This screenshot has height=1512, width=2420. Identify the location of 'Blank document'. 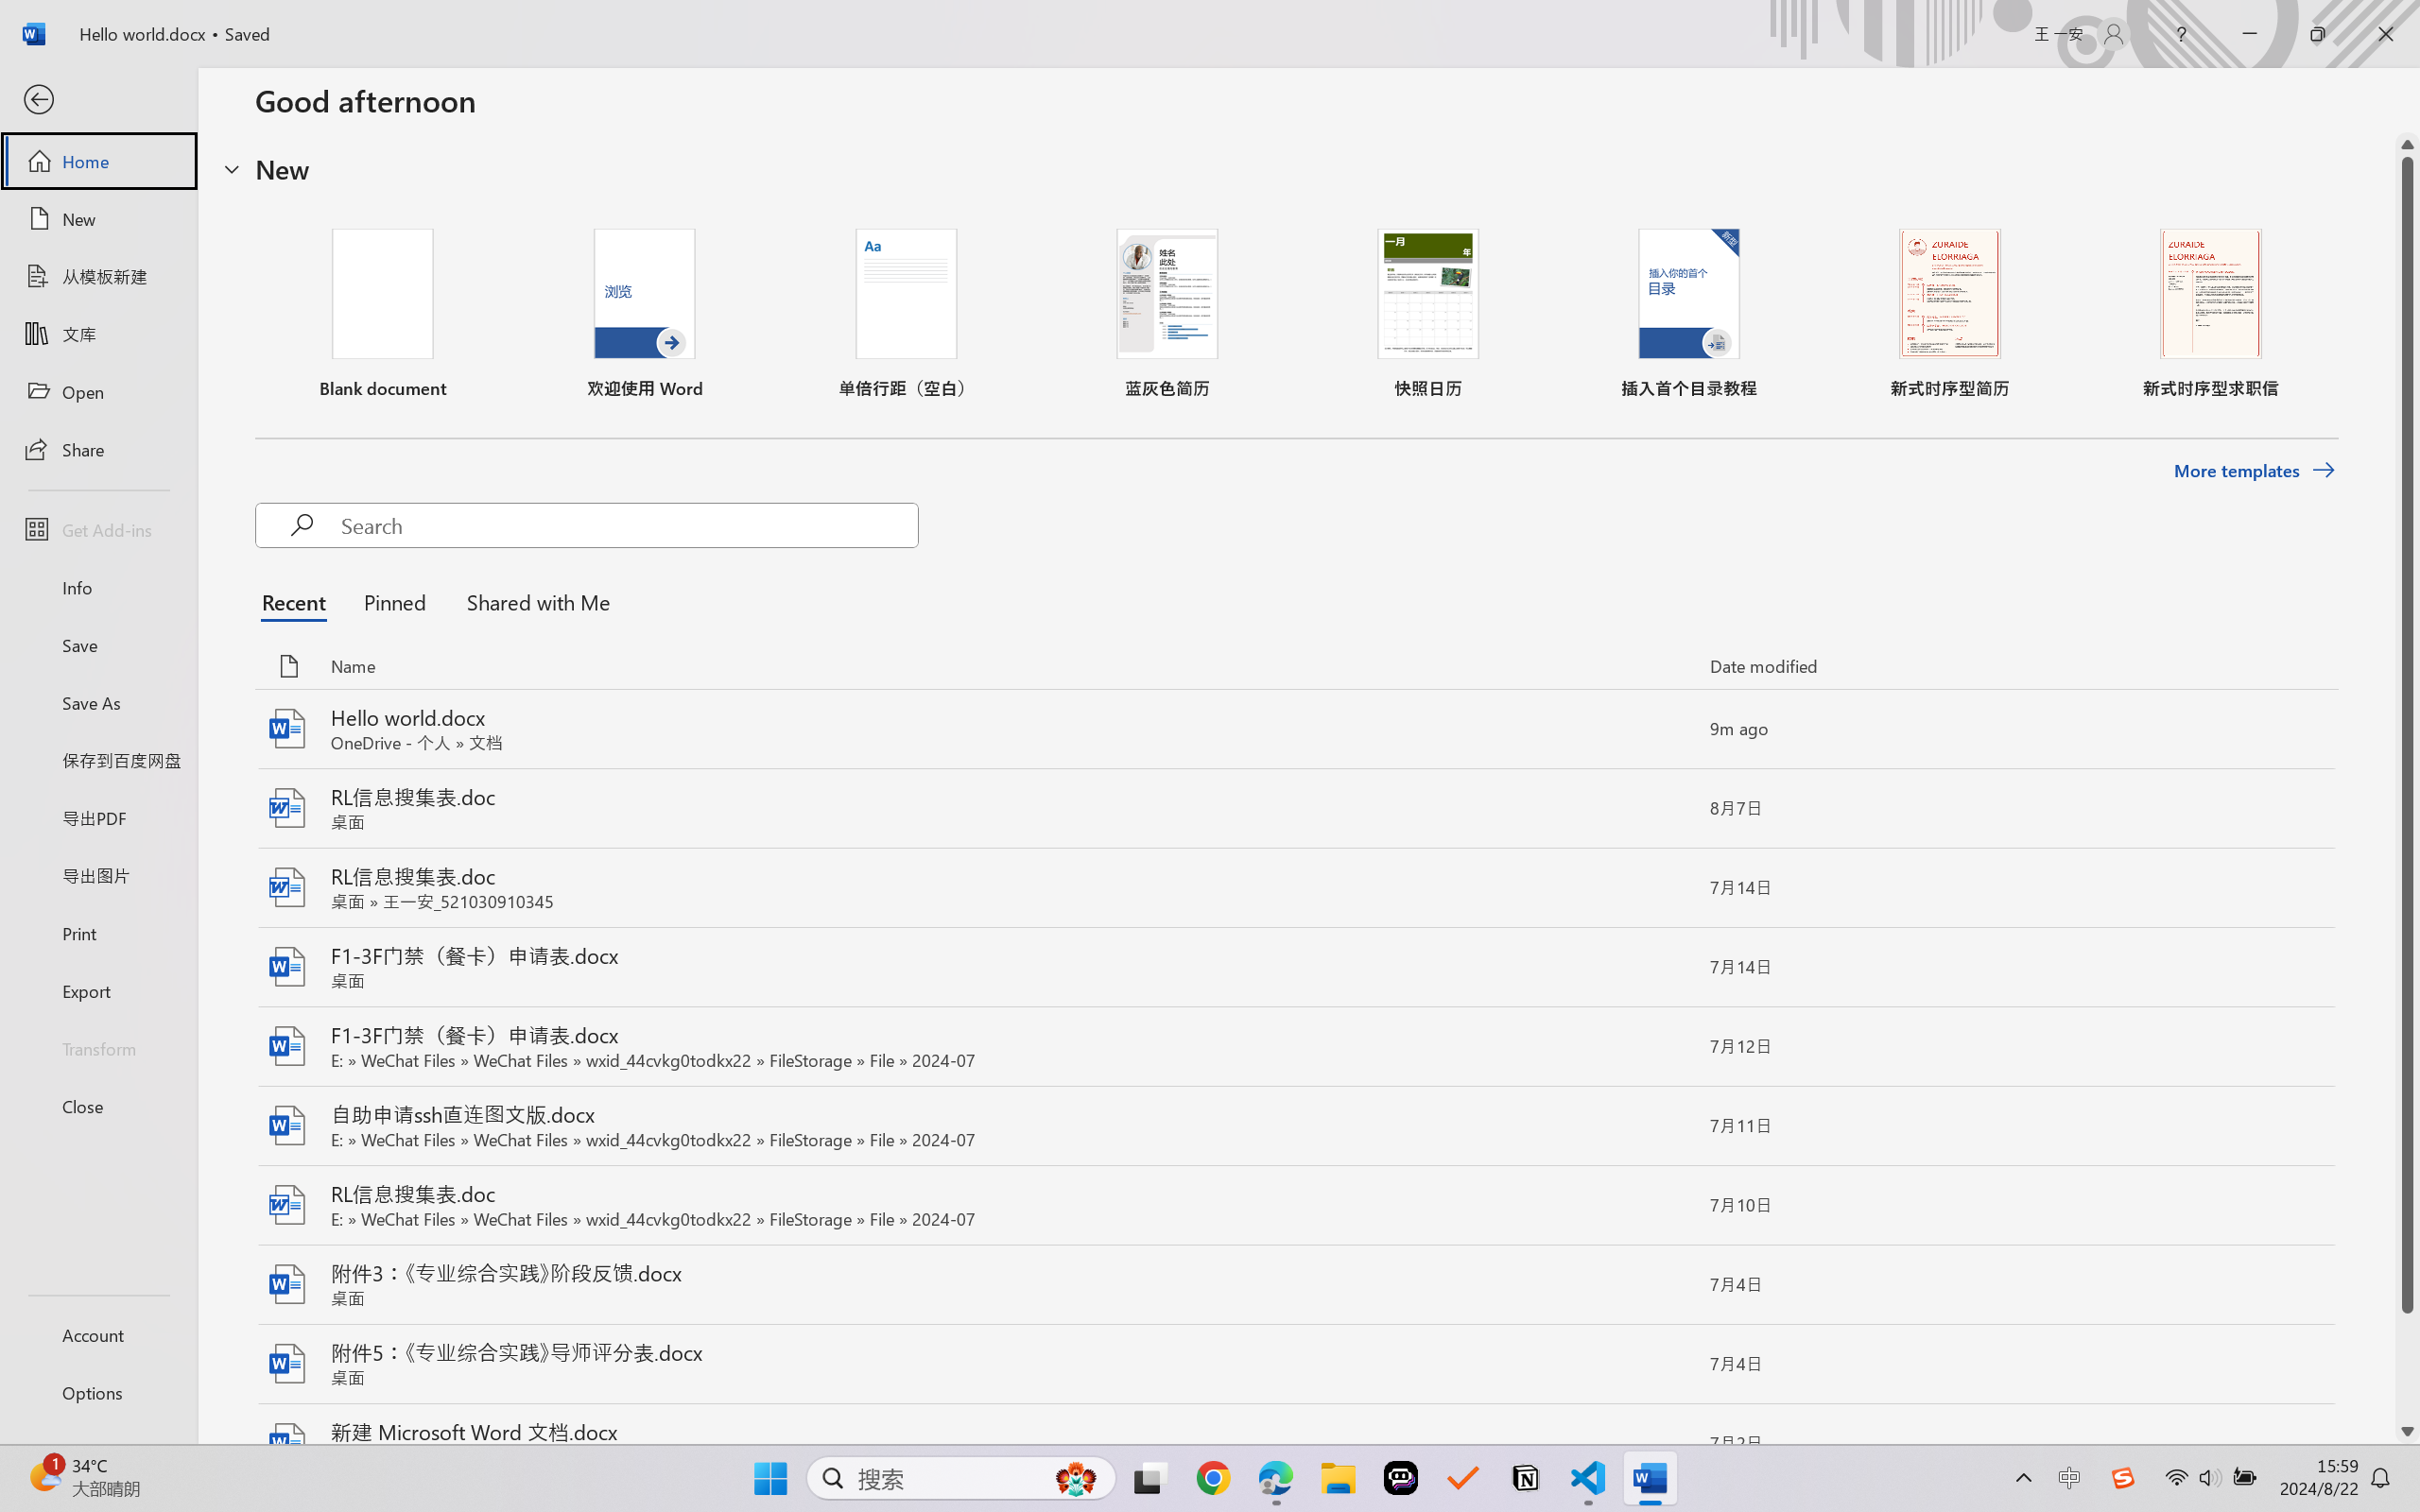
(382, 314).